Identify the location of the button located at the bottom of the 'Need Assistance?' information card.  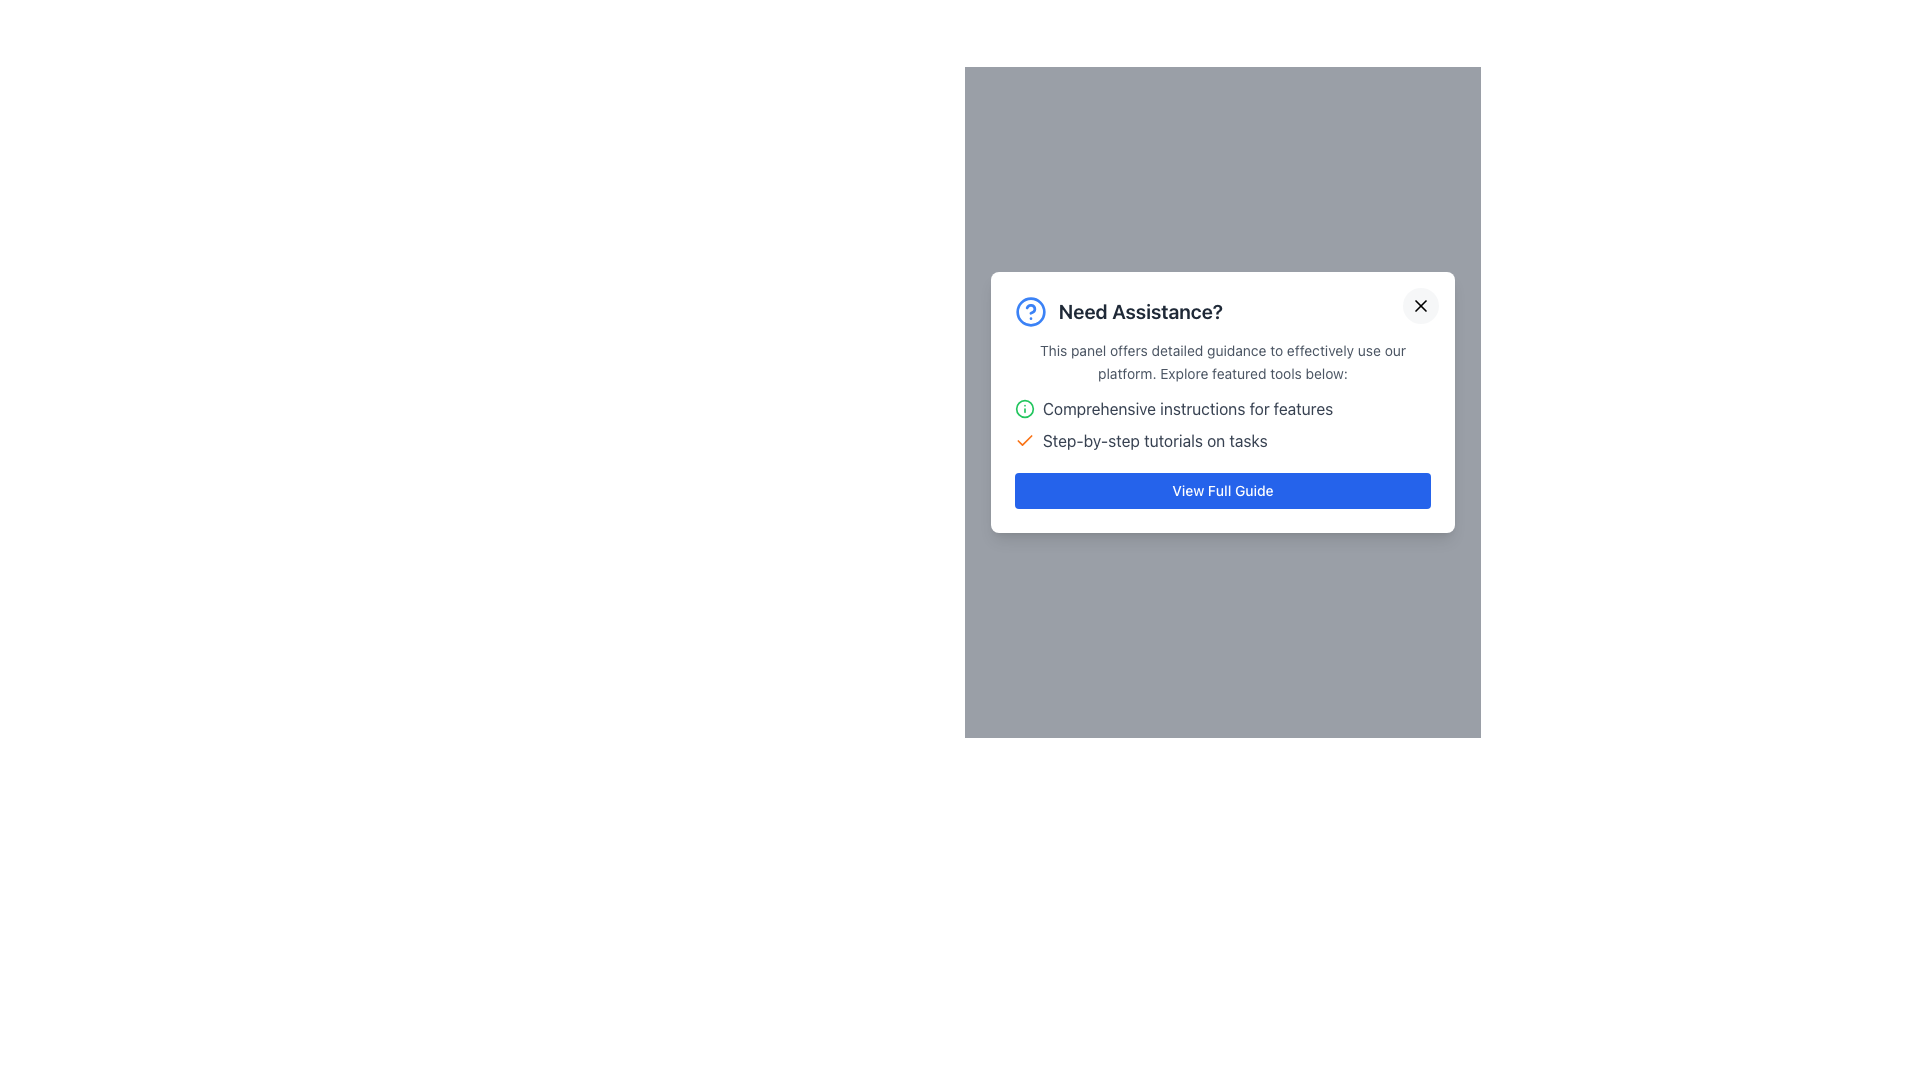
(1222, 491).